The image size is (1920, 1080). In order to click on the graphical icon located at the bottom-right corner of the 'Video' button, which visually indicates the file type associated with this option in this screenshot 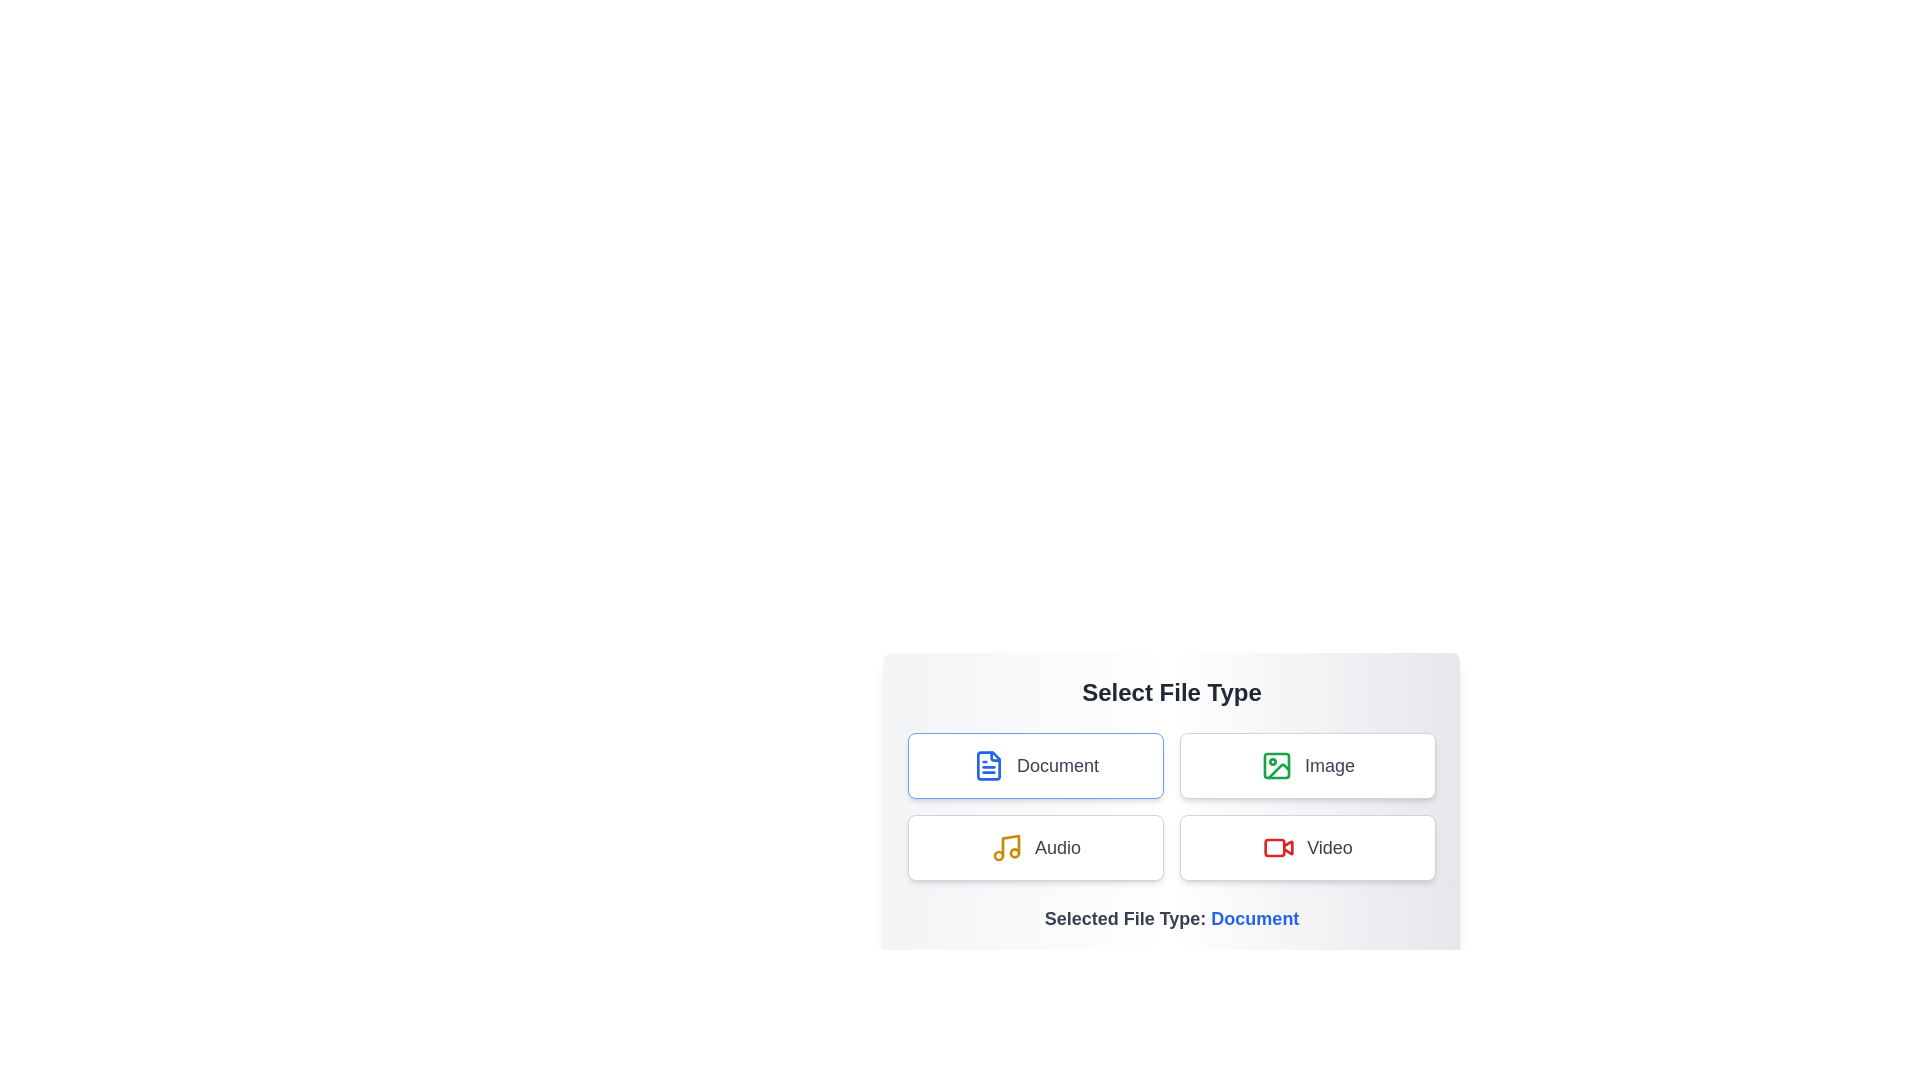, I will do `click(1288, 847)`.